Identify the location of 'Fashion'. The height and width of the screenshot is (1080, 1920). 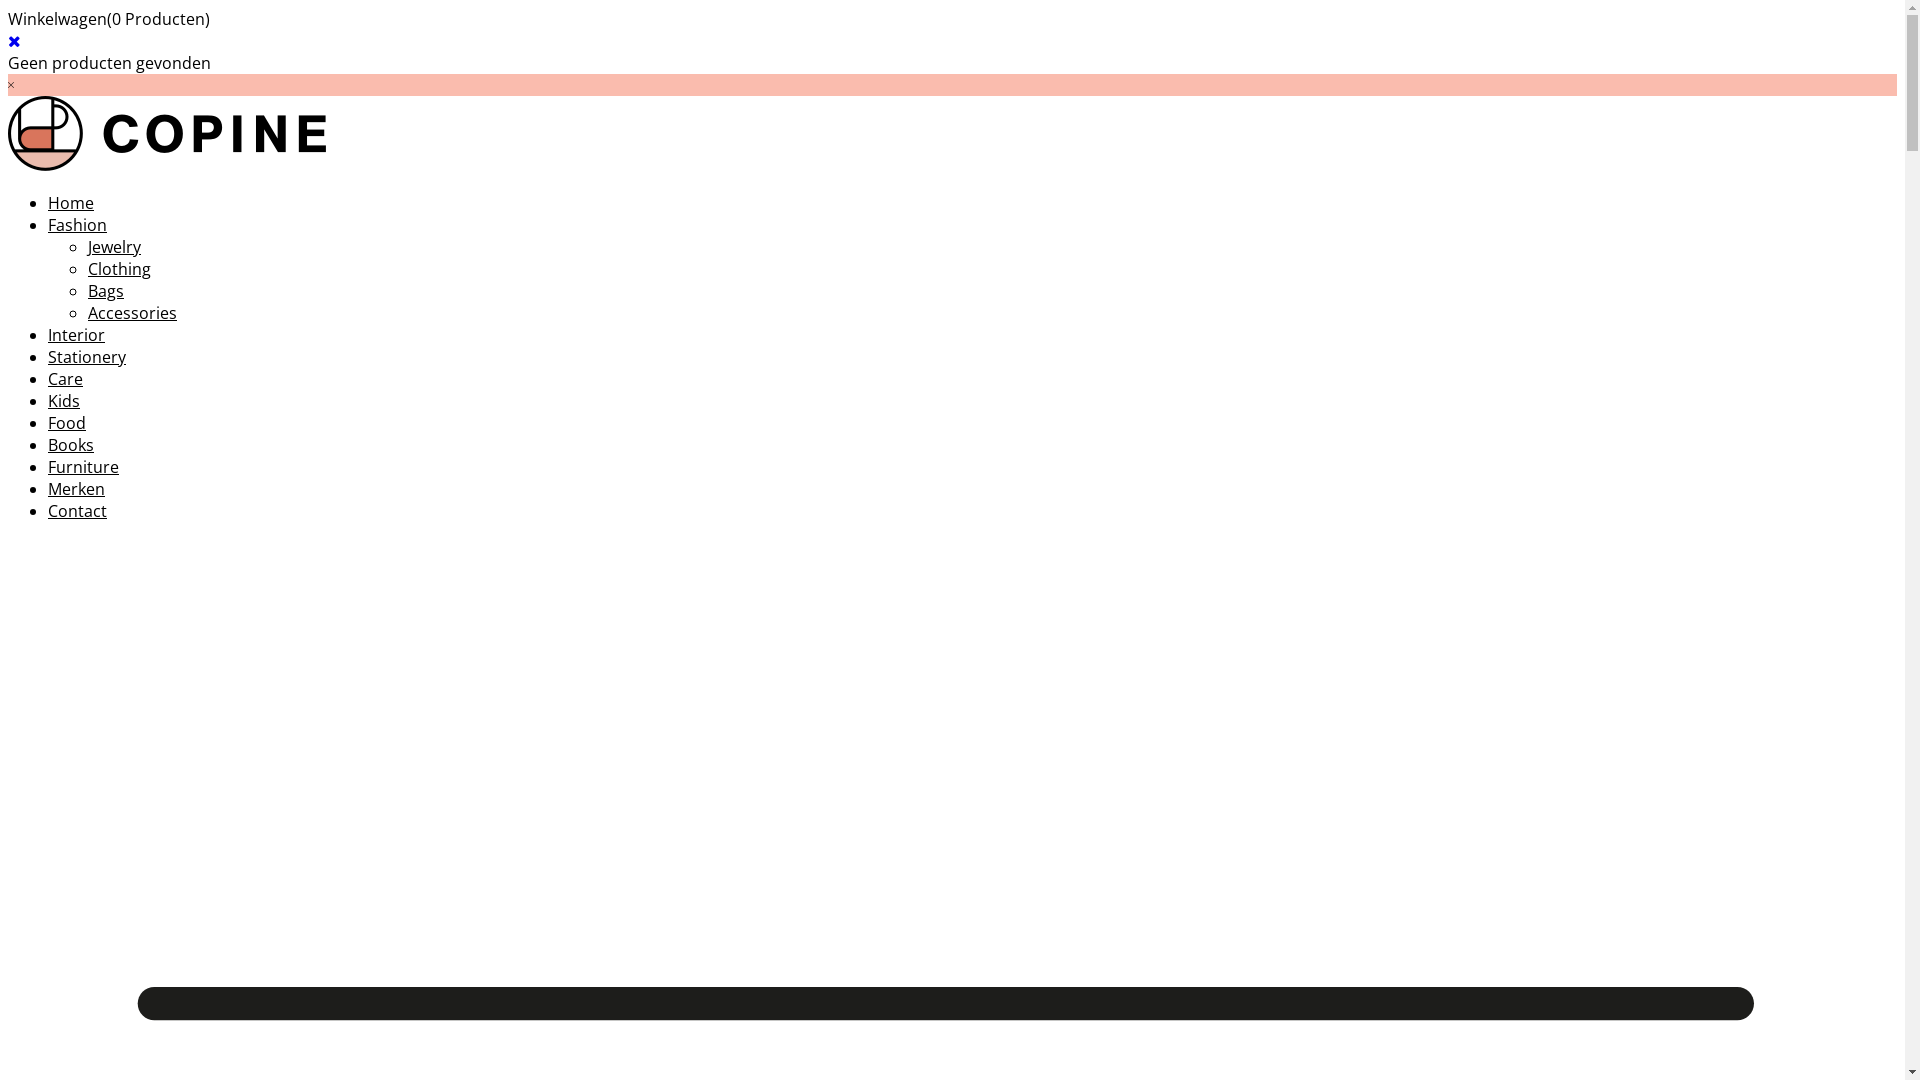
(77, 224).